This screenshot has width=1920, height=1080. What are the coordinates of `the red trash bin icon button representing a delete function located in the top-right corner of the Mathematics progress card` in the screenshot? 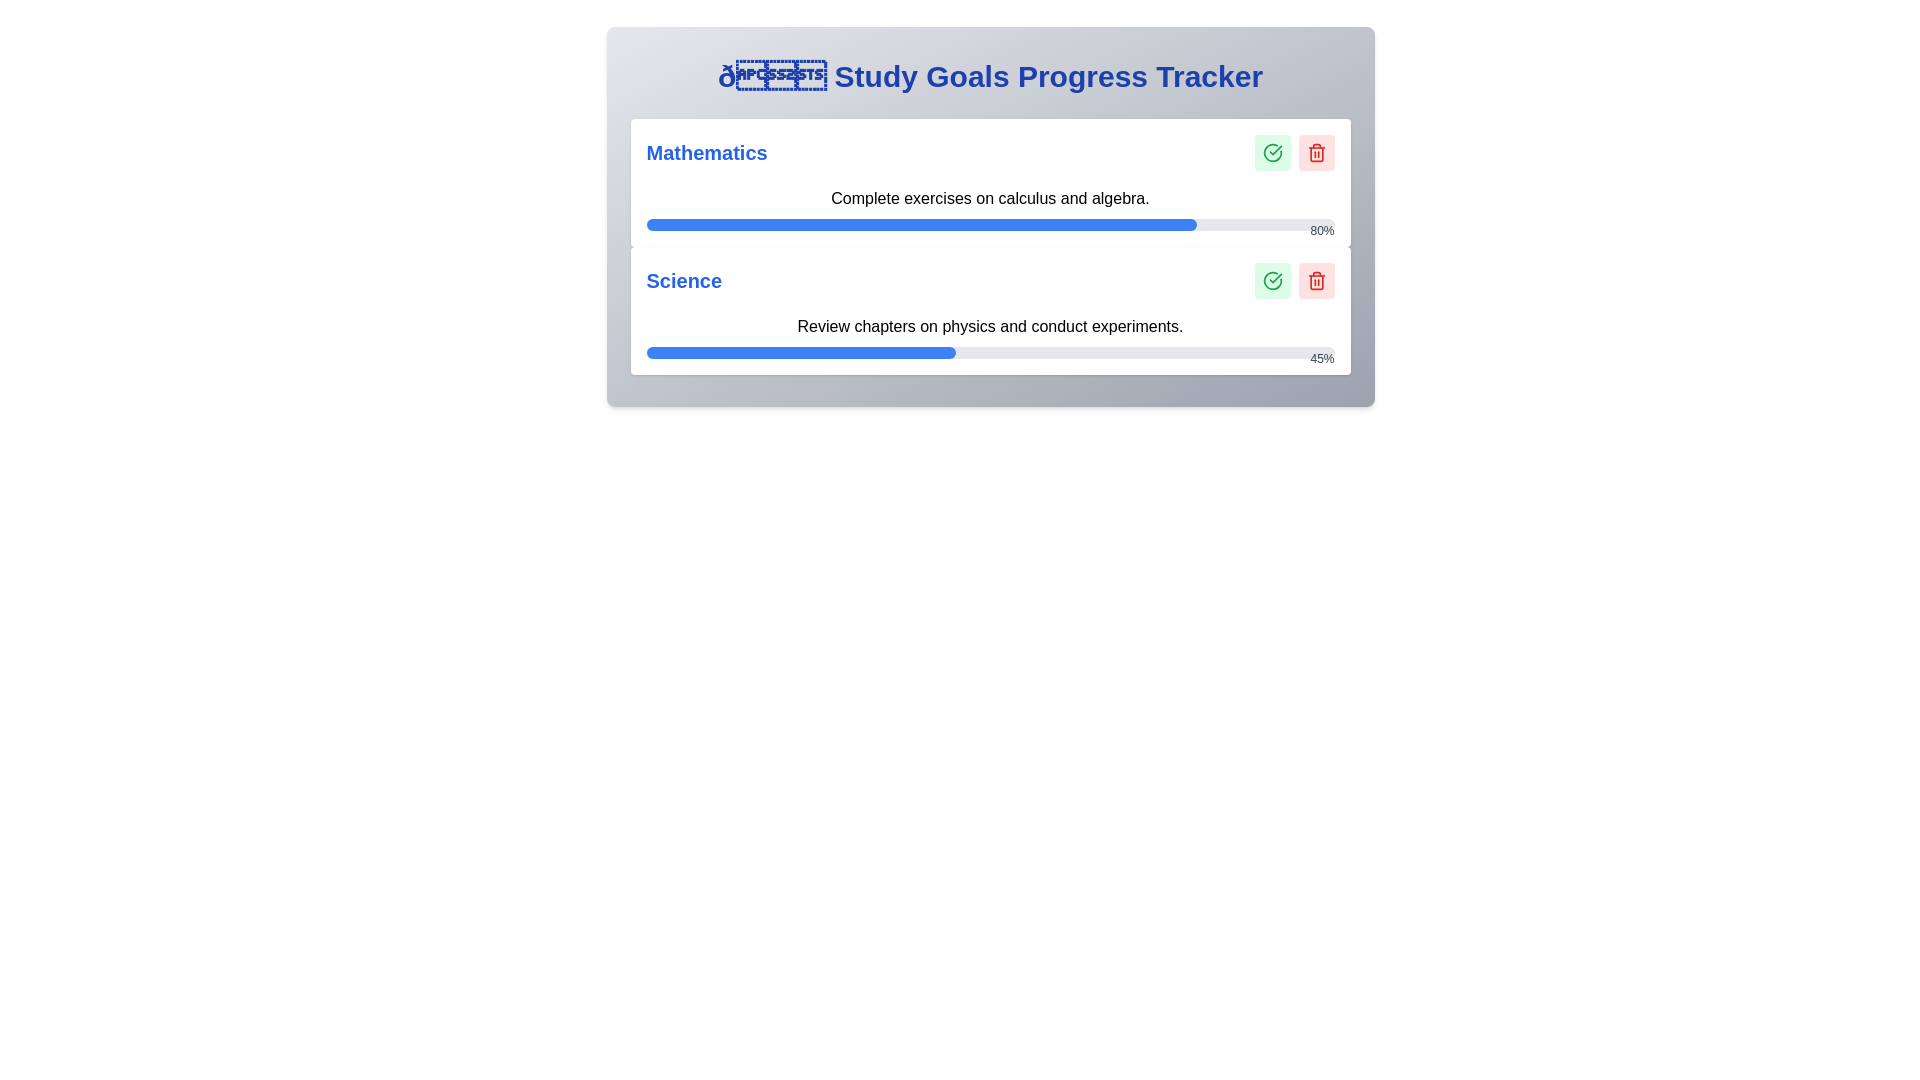 It's located at (1316, 152).